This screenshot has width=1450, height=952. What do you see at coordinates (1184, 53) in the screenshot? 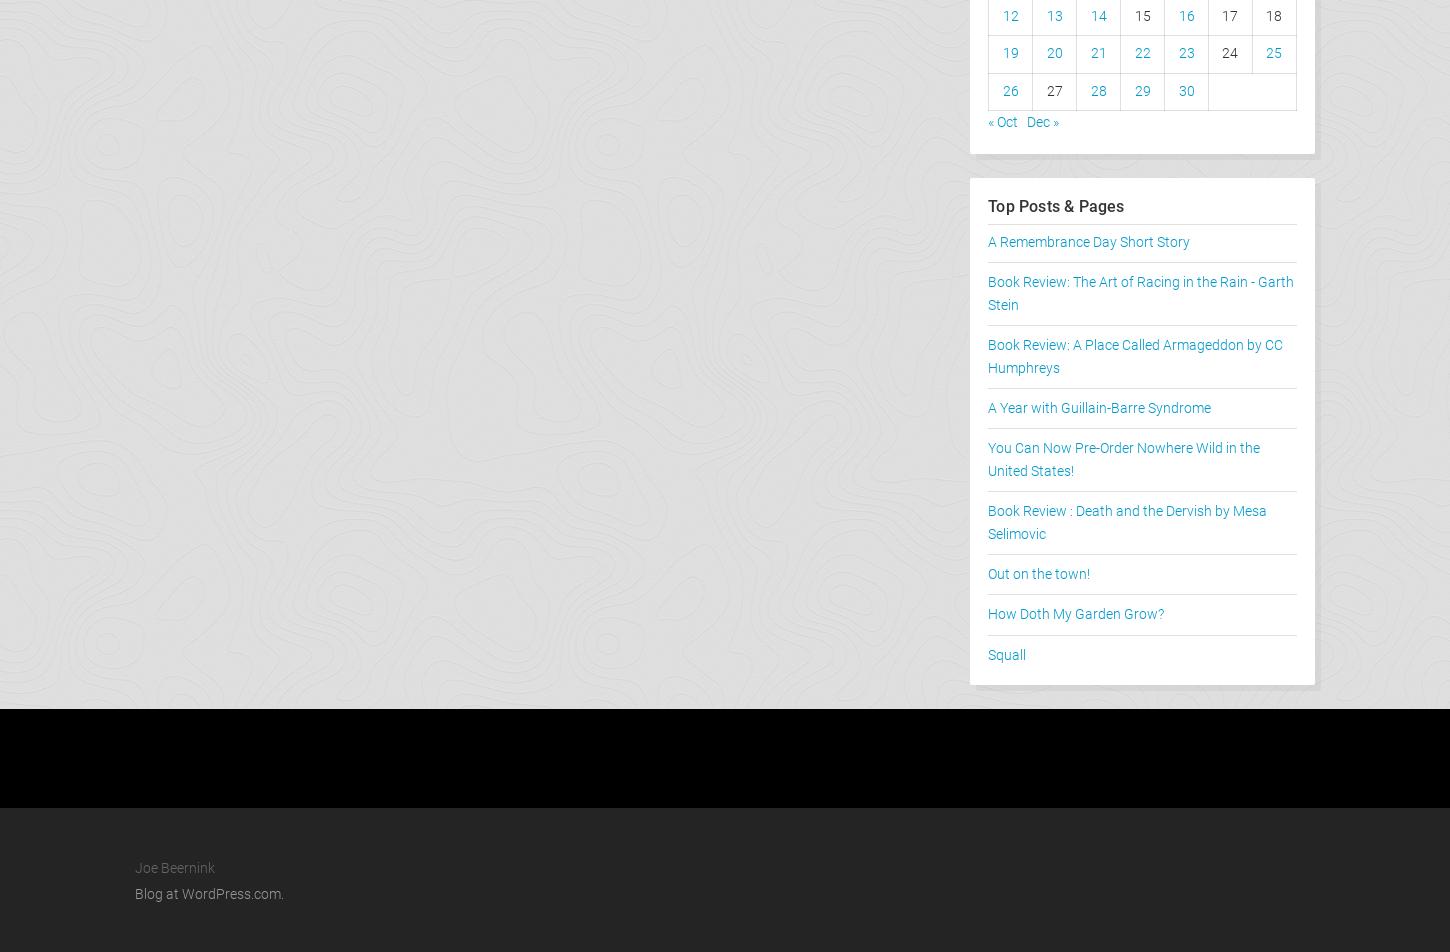
I see `'23'` at bounding box center [1184, 53].